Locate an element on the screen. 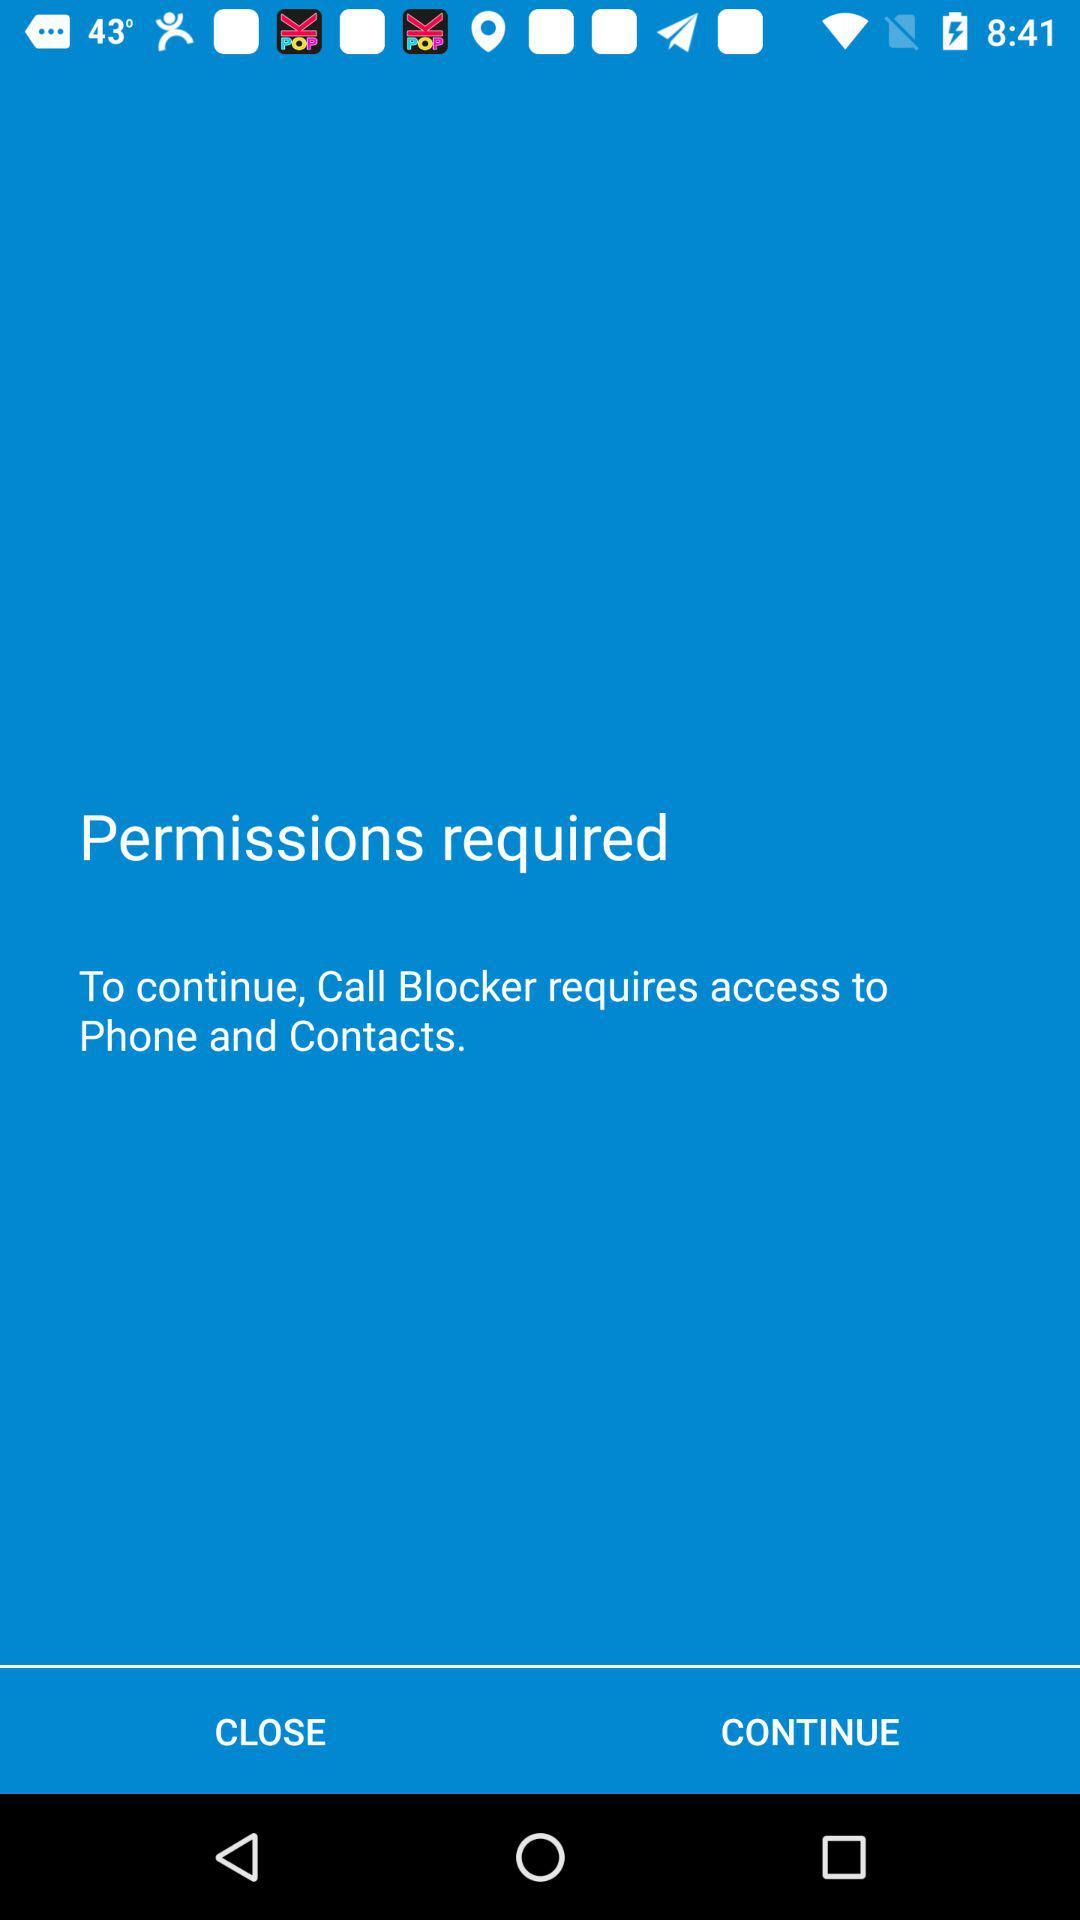 The height and width of the screenshot is (1920, 1080). the icon next to the continue item is located at coordinates (270, 1730).